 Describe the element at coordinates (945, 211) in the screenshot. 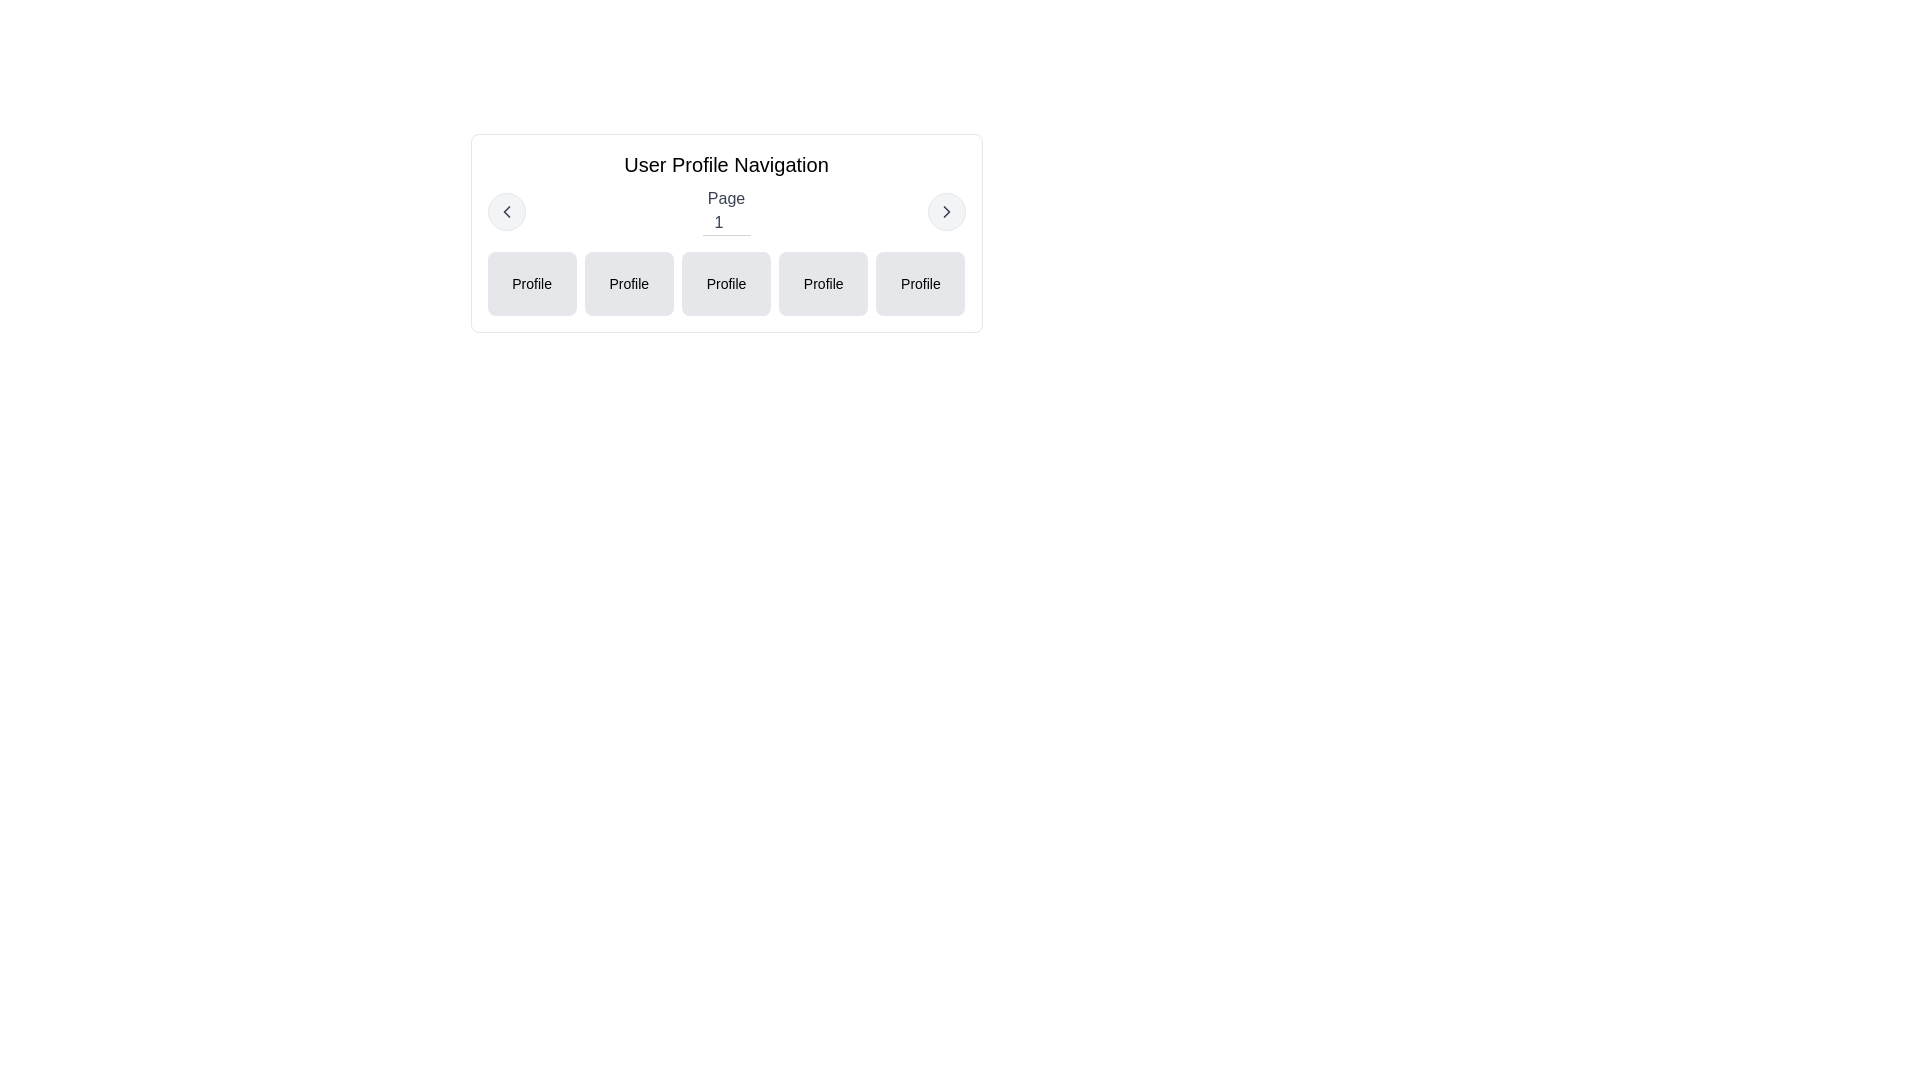

I see `the right-pointing chevron button in the User Profile Navigation section` at that location.